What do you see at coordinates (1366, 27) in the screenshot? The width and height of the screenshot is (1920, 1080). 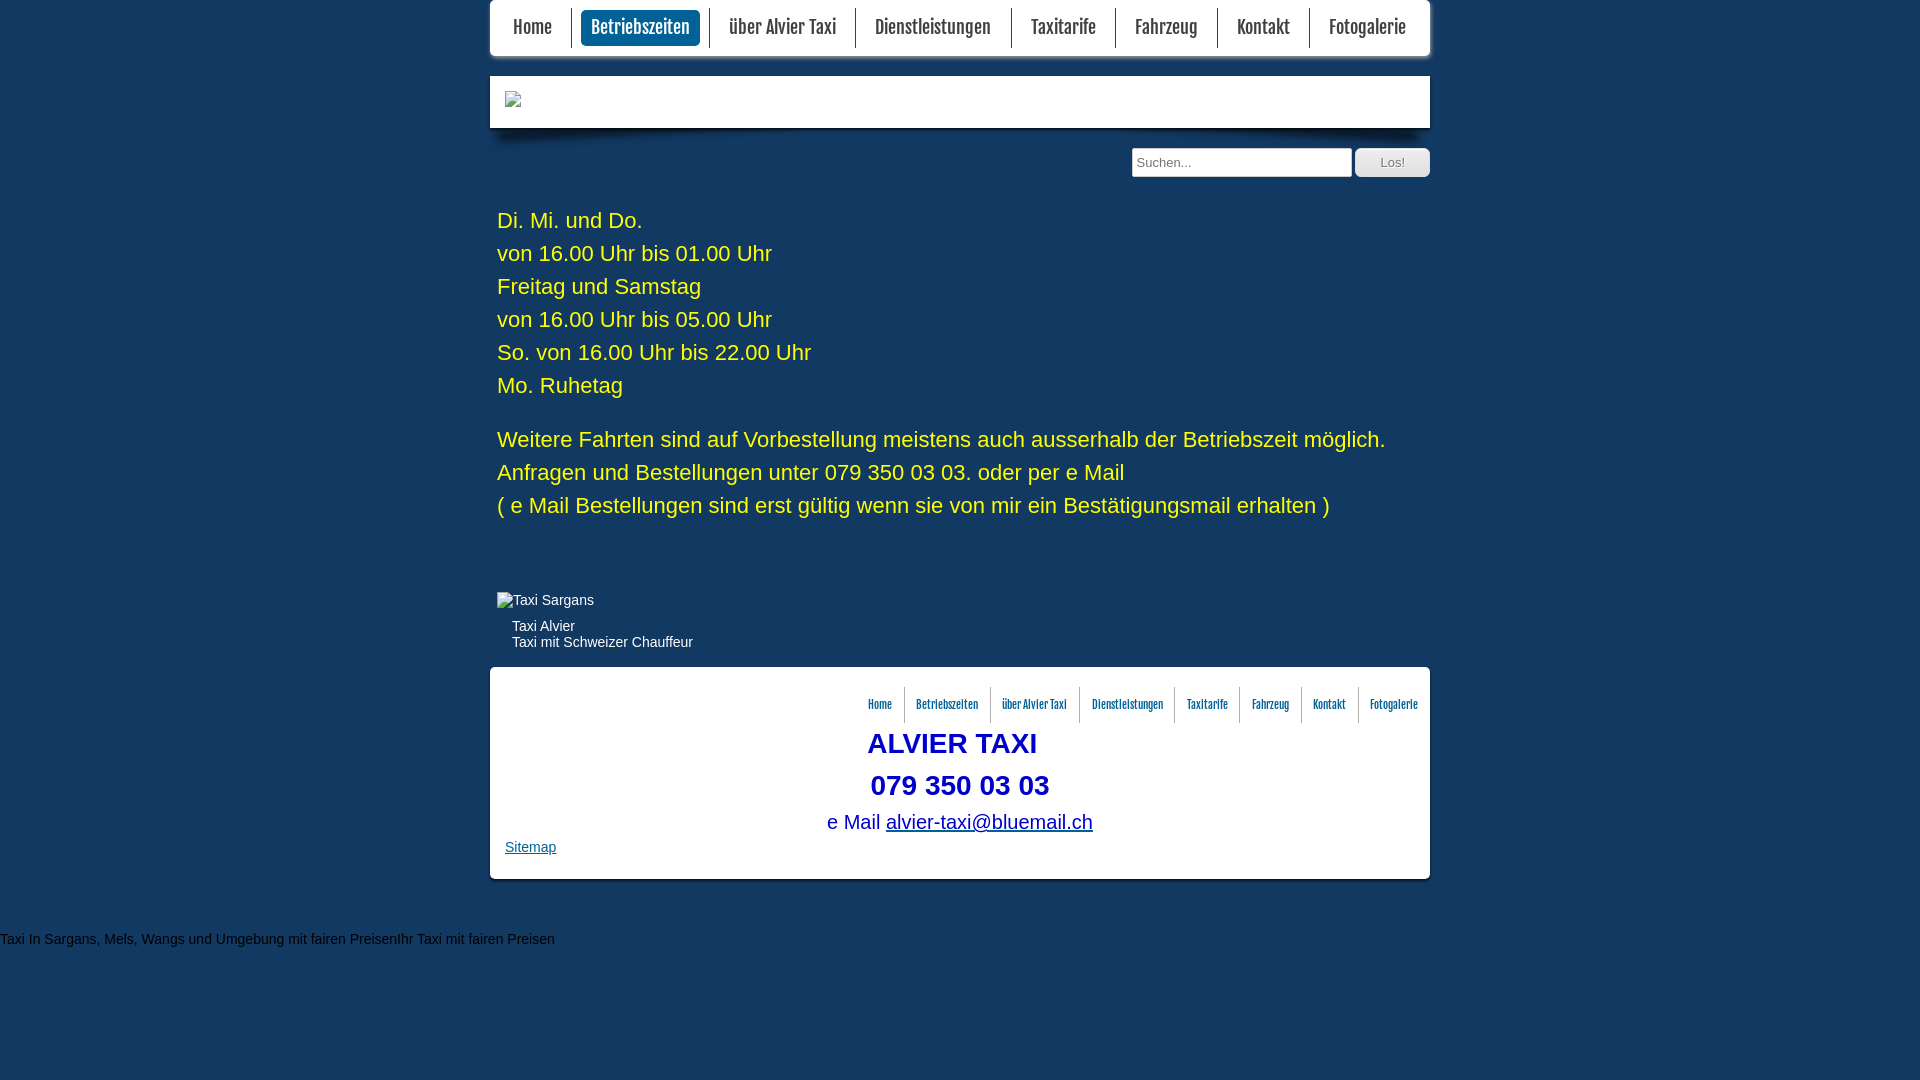 I see `'Fotogalerie'` at bounding box center [1366, 27].